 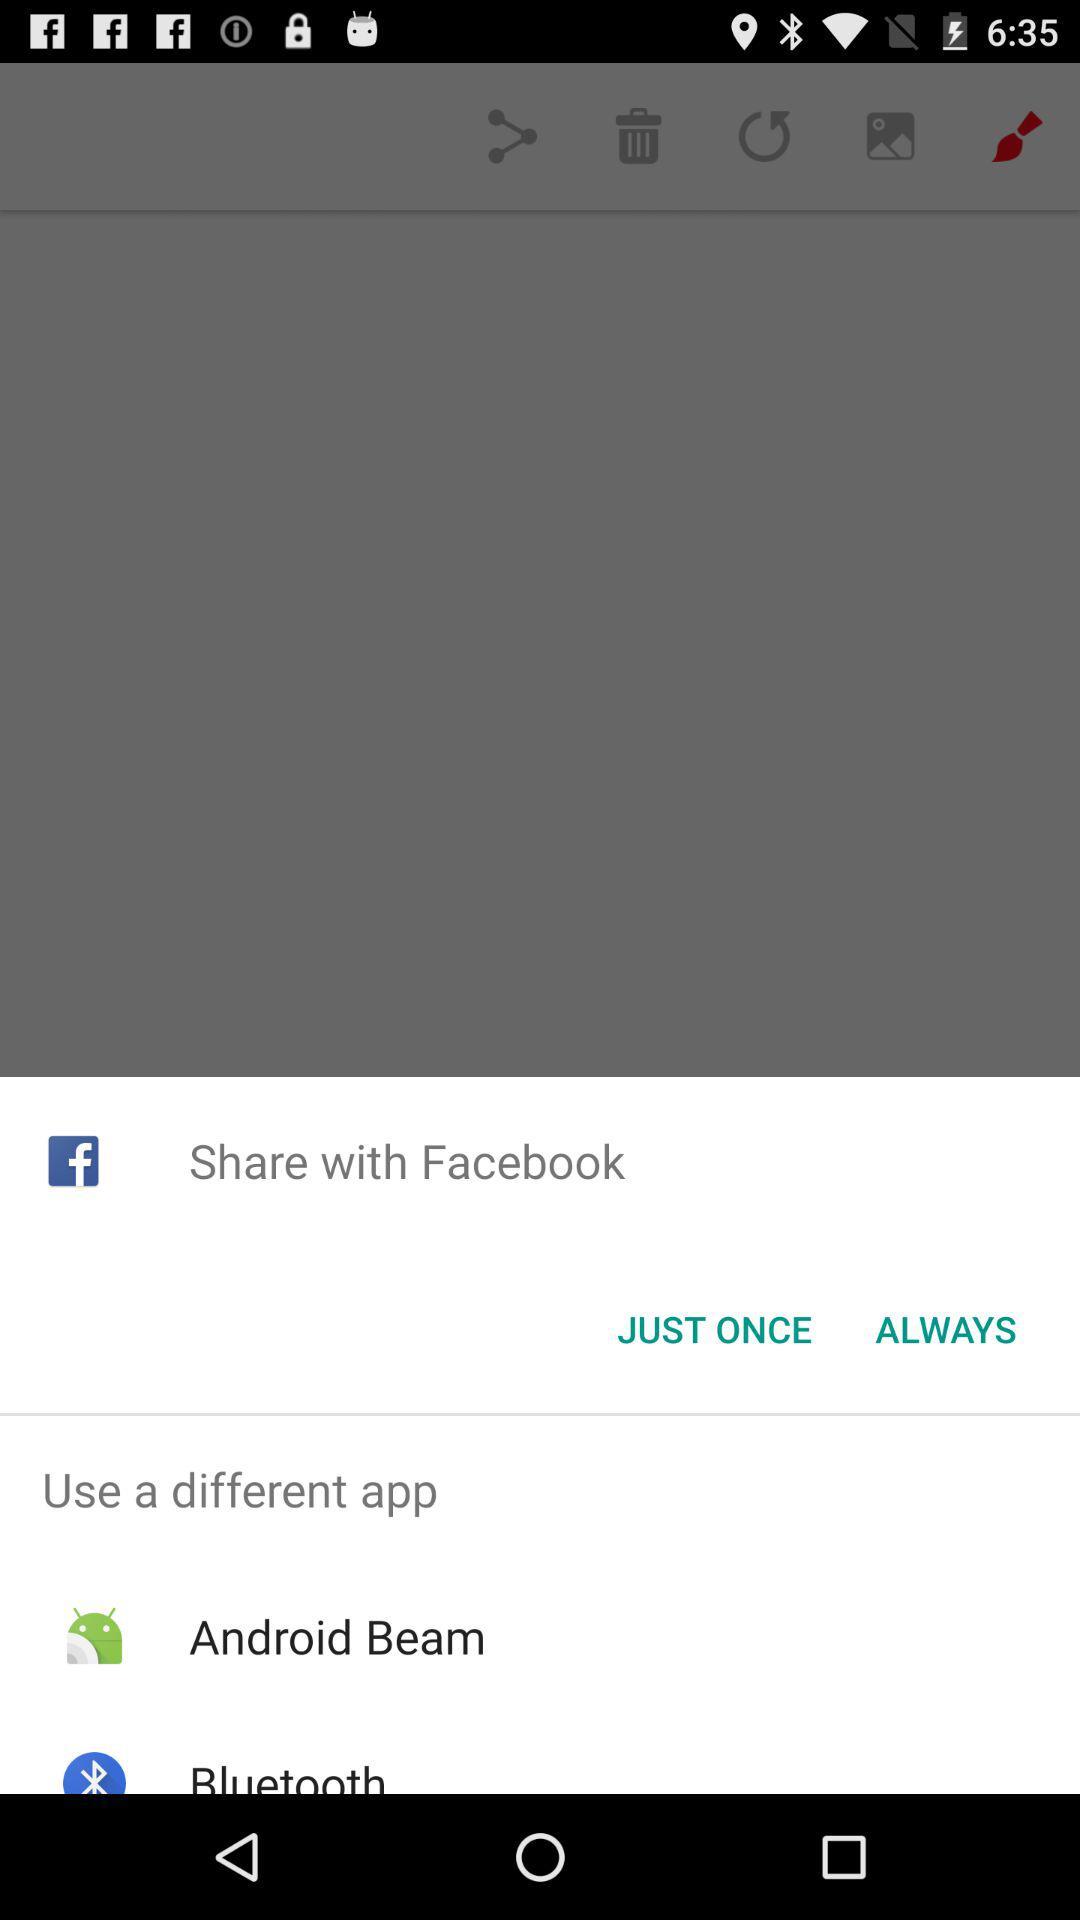 I want to click on the button at the bottom right corner, so click(x=945, y=1329).